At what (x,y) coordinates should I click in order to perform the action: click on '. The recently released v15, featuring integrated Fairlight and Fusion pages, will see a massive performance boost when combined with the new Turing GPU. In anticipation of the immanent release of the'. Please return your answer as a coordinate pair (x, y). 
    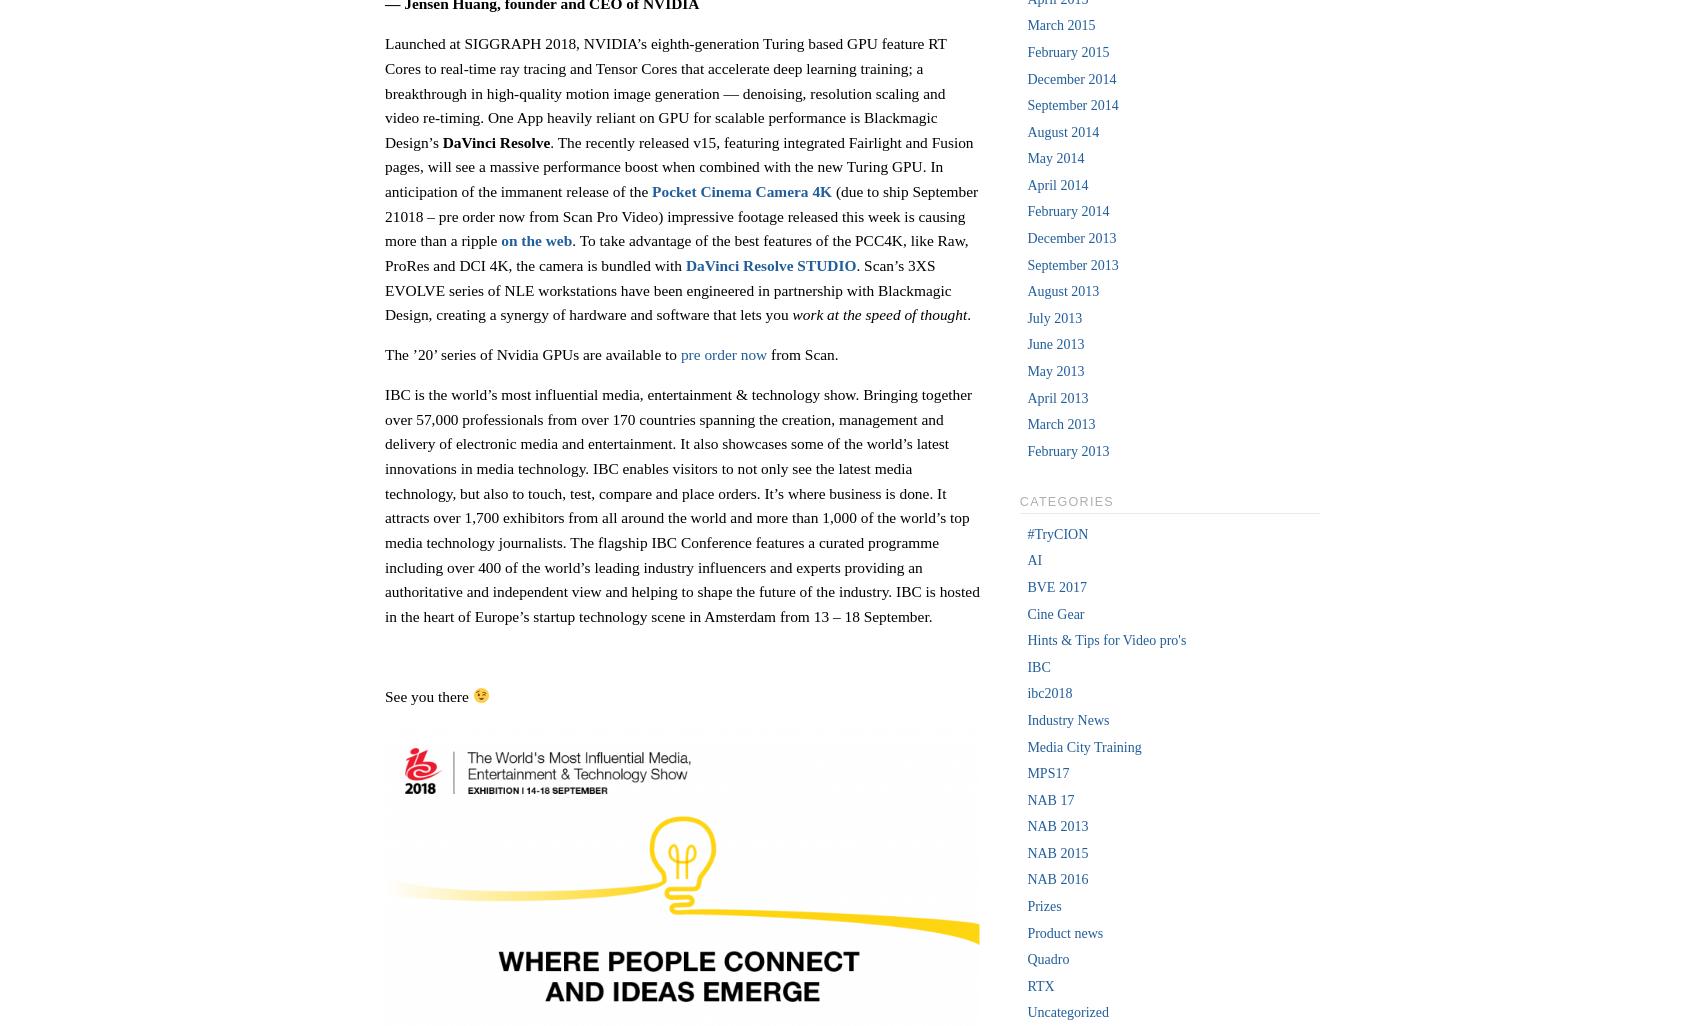
    Looking at the image, I should click on (678, 165).